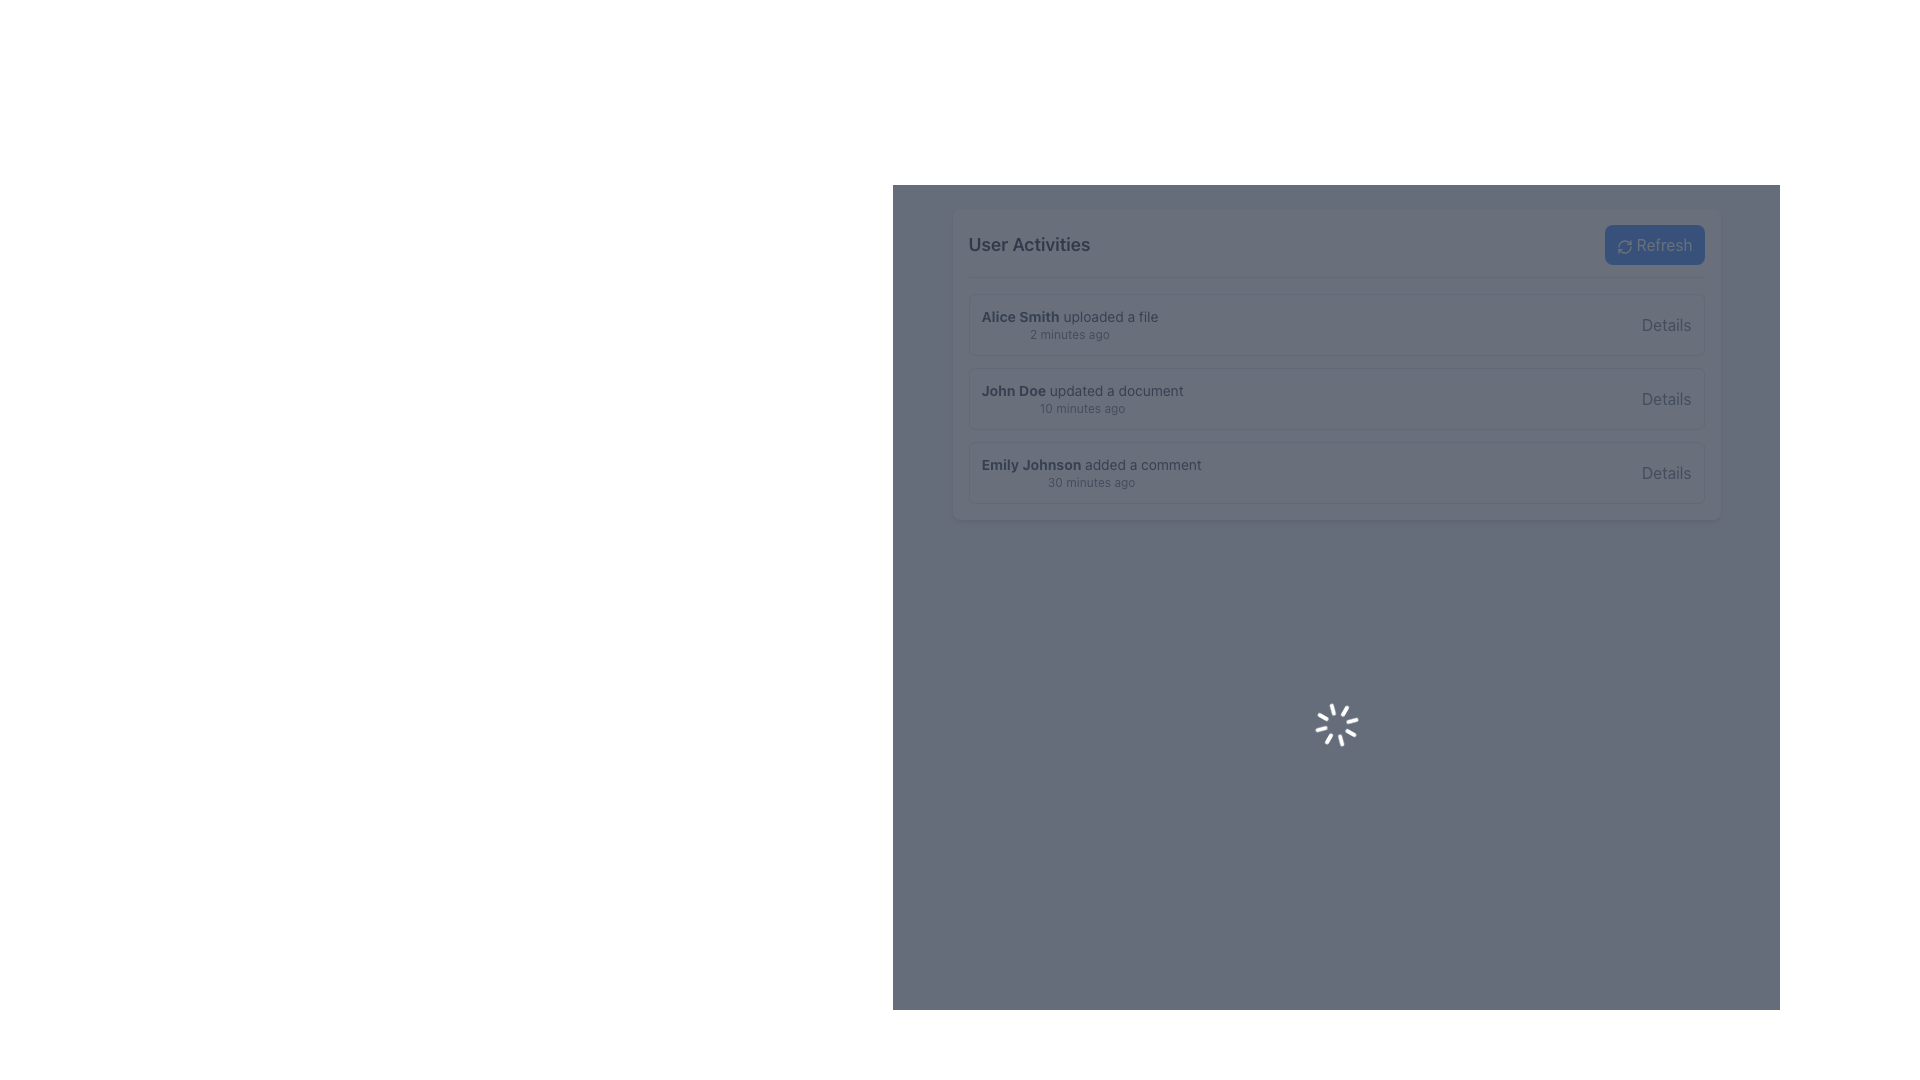 The height and width of the screenshot is (1080, 1920). Describe the element at coordinates (1336, 398) in the screenshot. I see `the 'Details' link of the Activity Feed Item indicating 'John Doe updated a document'` at that location.